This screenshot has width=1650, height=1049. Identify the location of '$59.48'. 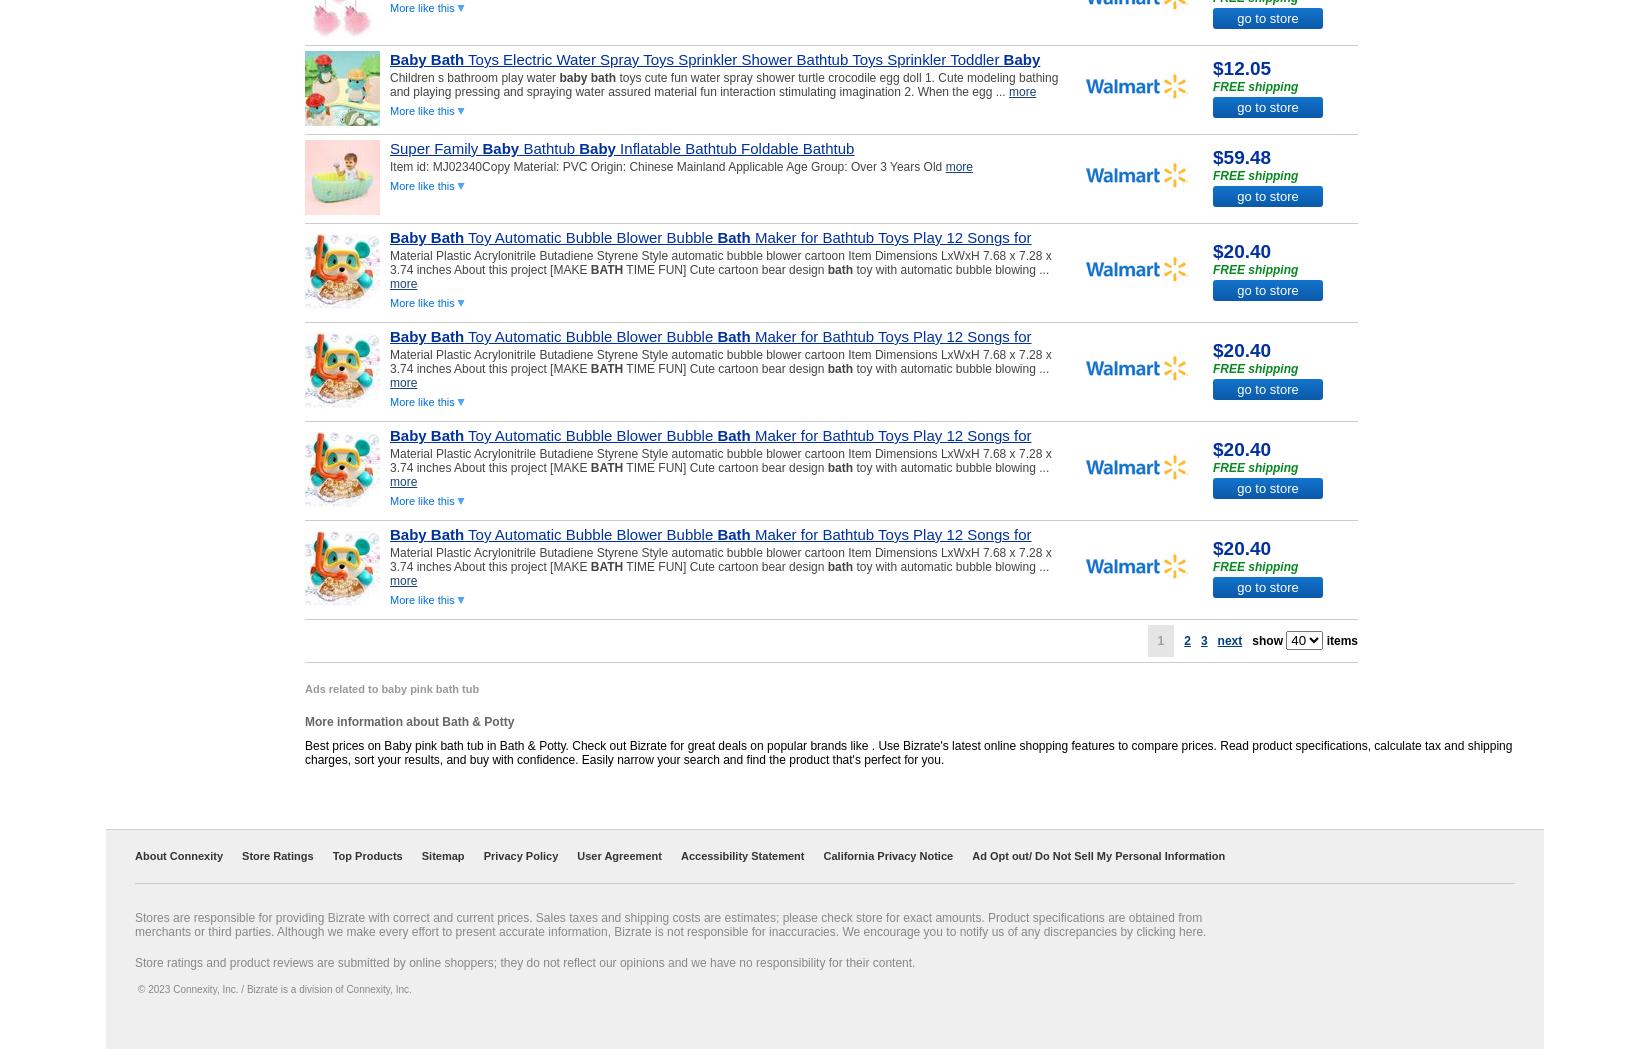
(1213, 156).